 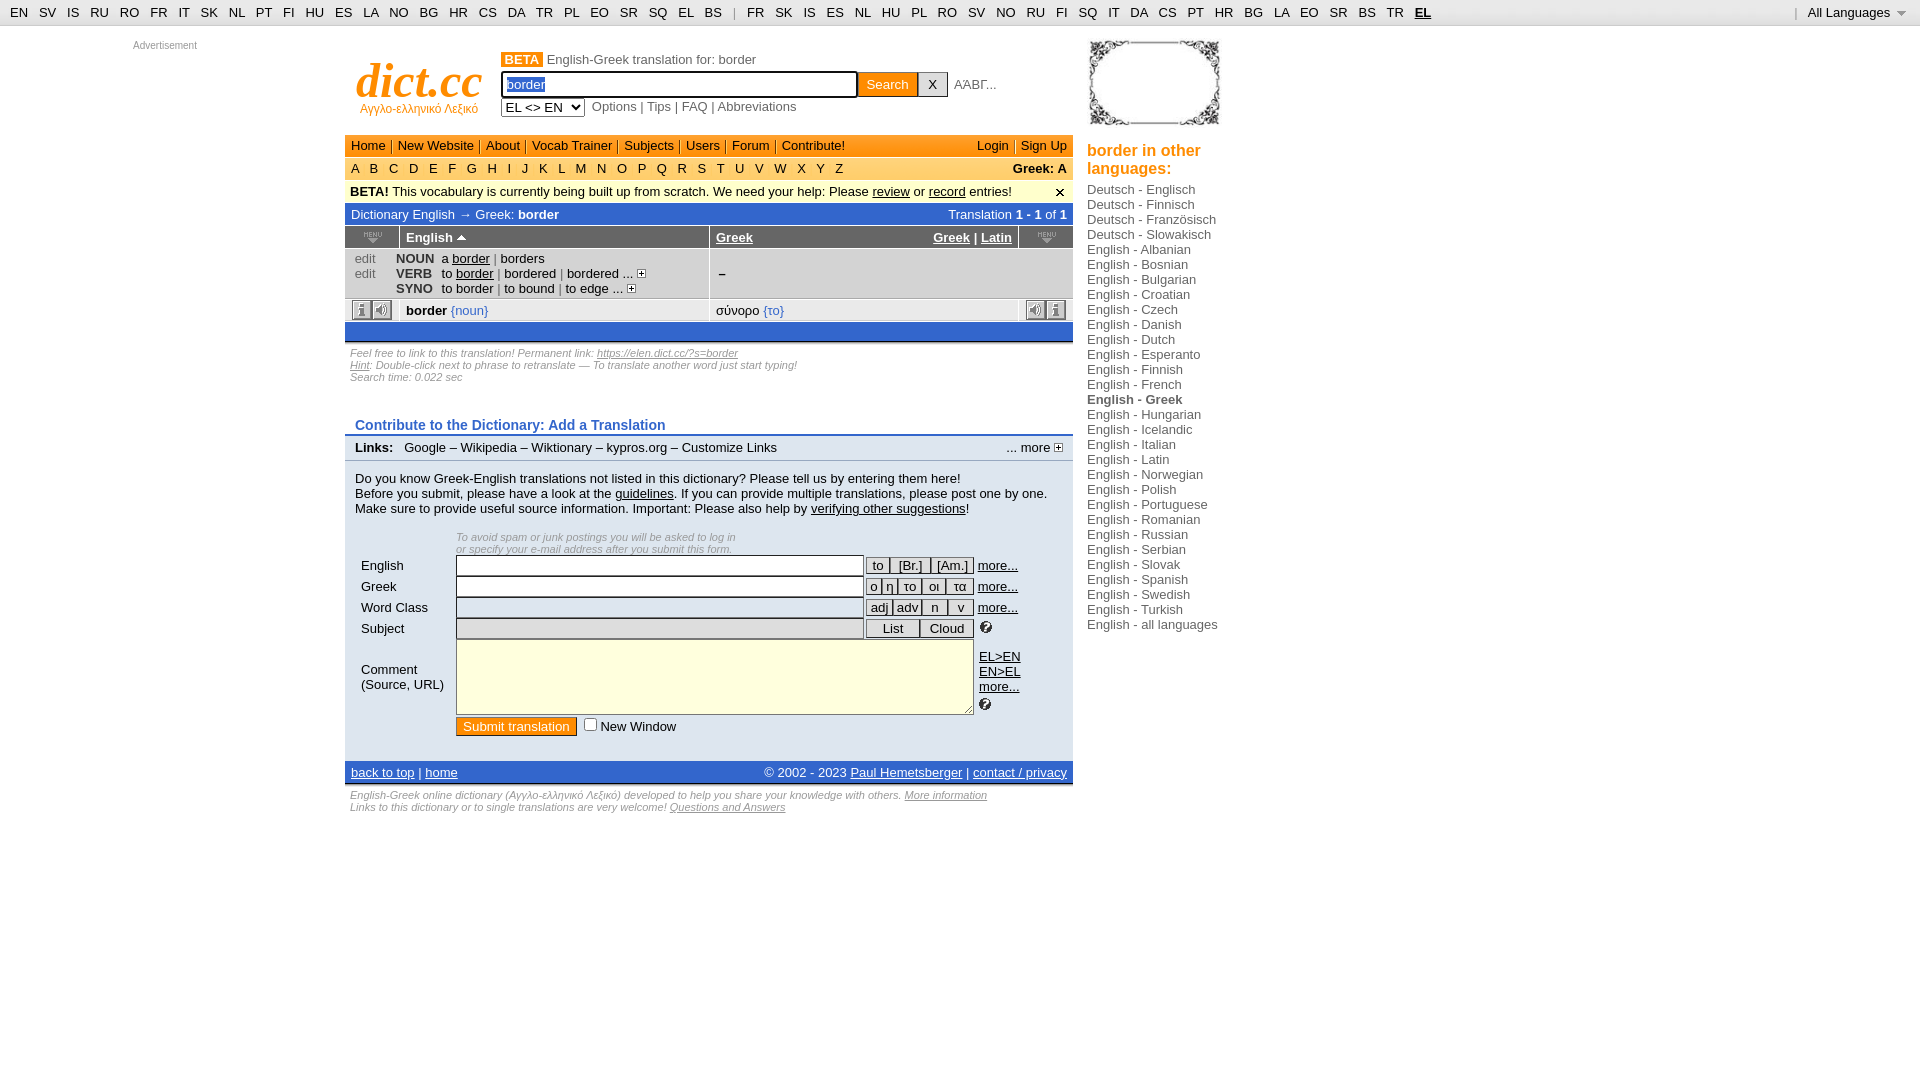 What do you see at coordinates (909, 565) in the screenshot?
I see `'(esp.) British English'` at bounding box center [909, 565].